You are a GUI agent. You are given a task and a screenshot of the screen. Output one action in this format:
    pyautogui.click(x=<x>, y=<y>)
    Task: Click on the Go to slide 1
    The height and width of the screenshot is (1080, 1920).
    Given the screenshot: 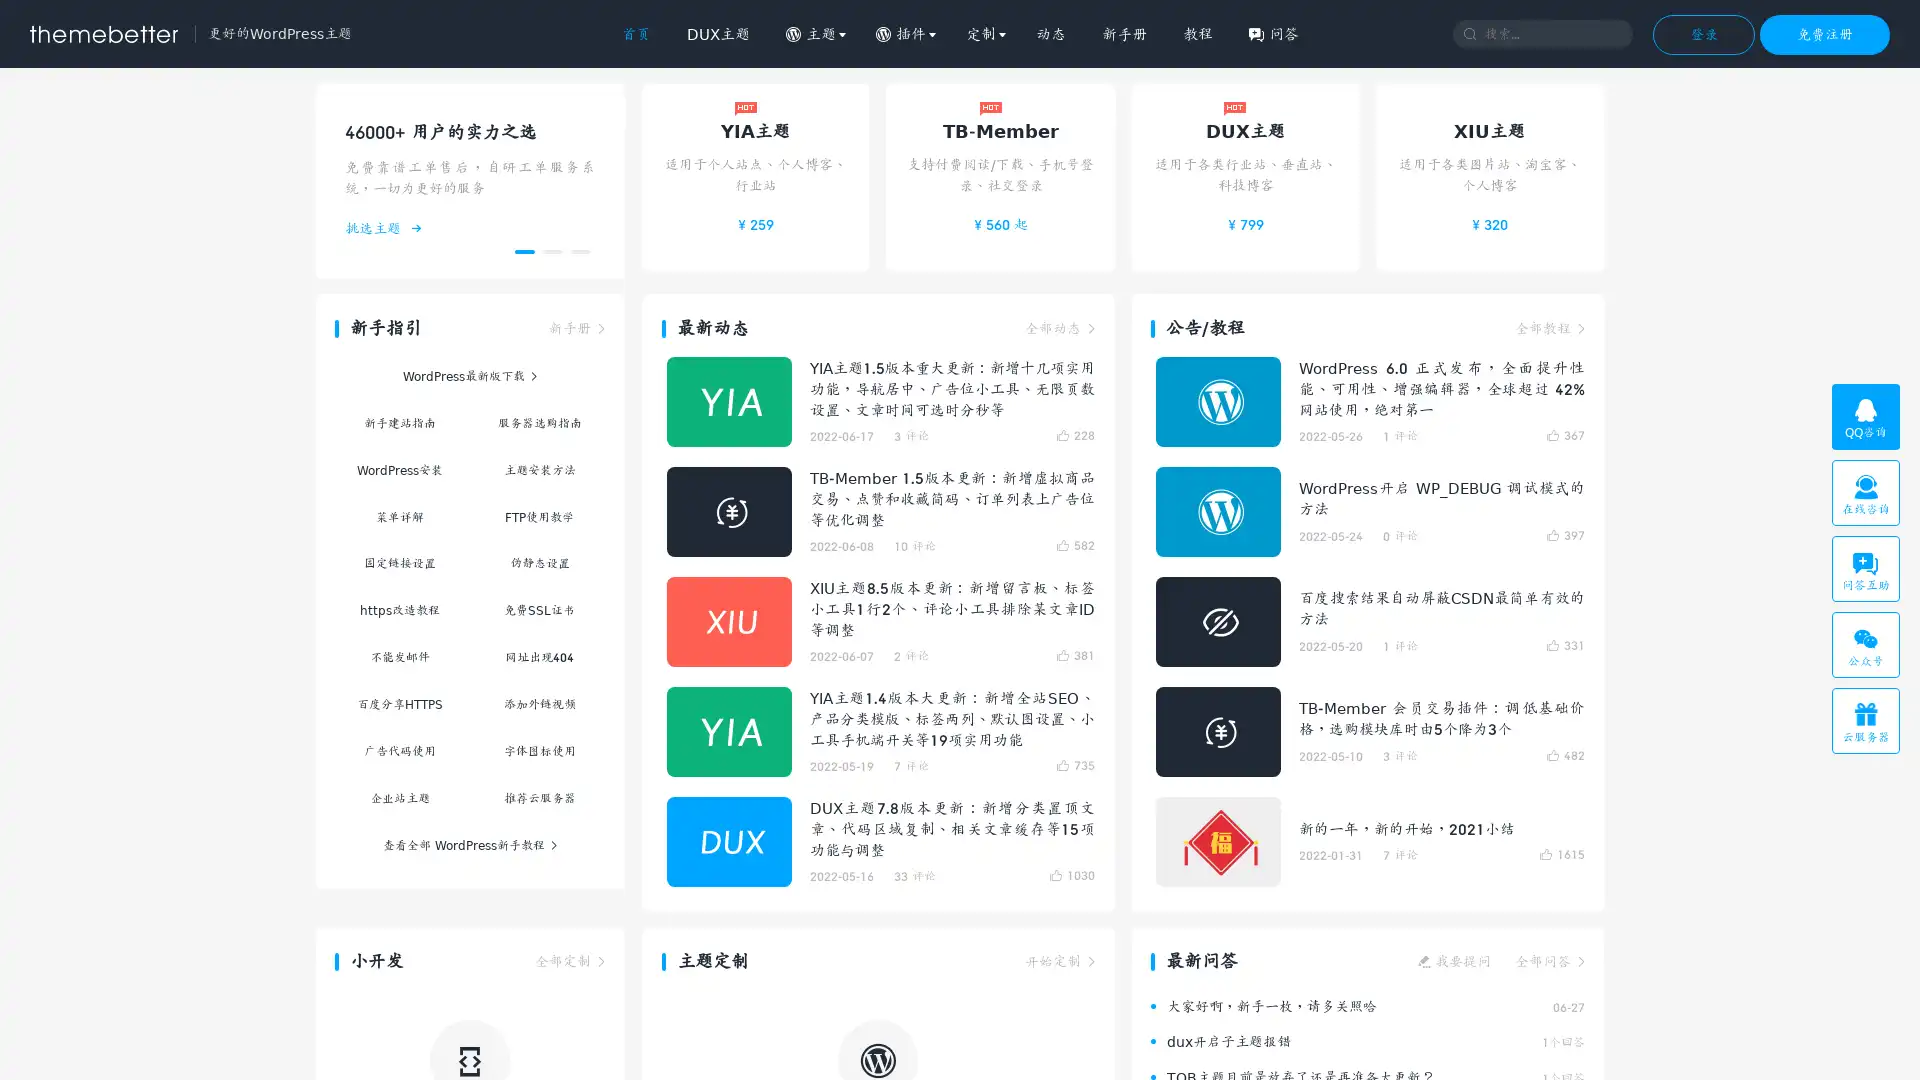 What is the action you would take?
    pyautogui.click(x=524, y=250)
    